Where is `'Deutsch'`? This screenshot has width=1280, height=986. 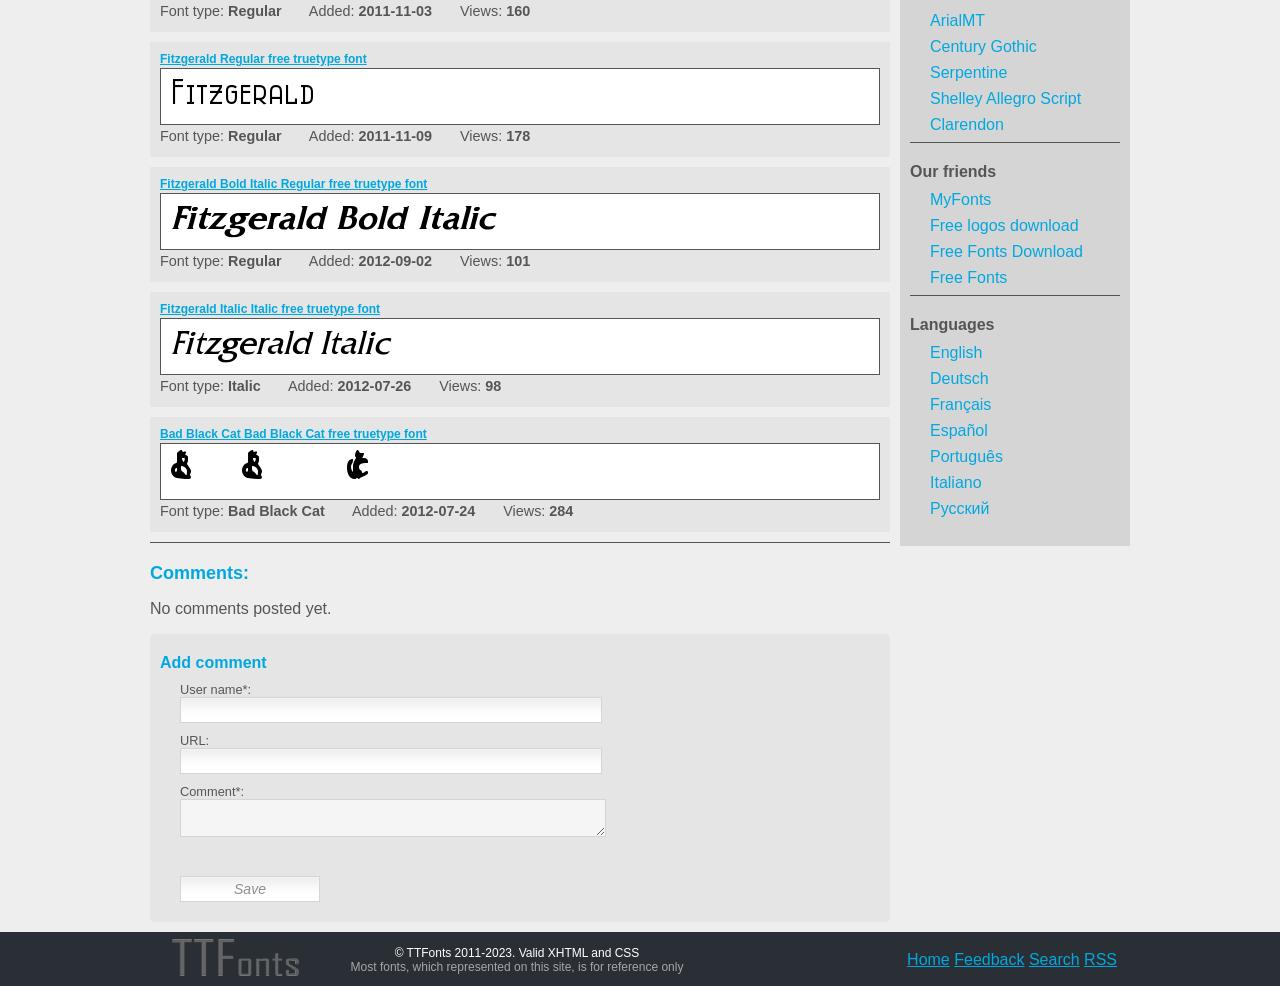
'Deutsch' is located at coordinates (957, 377).